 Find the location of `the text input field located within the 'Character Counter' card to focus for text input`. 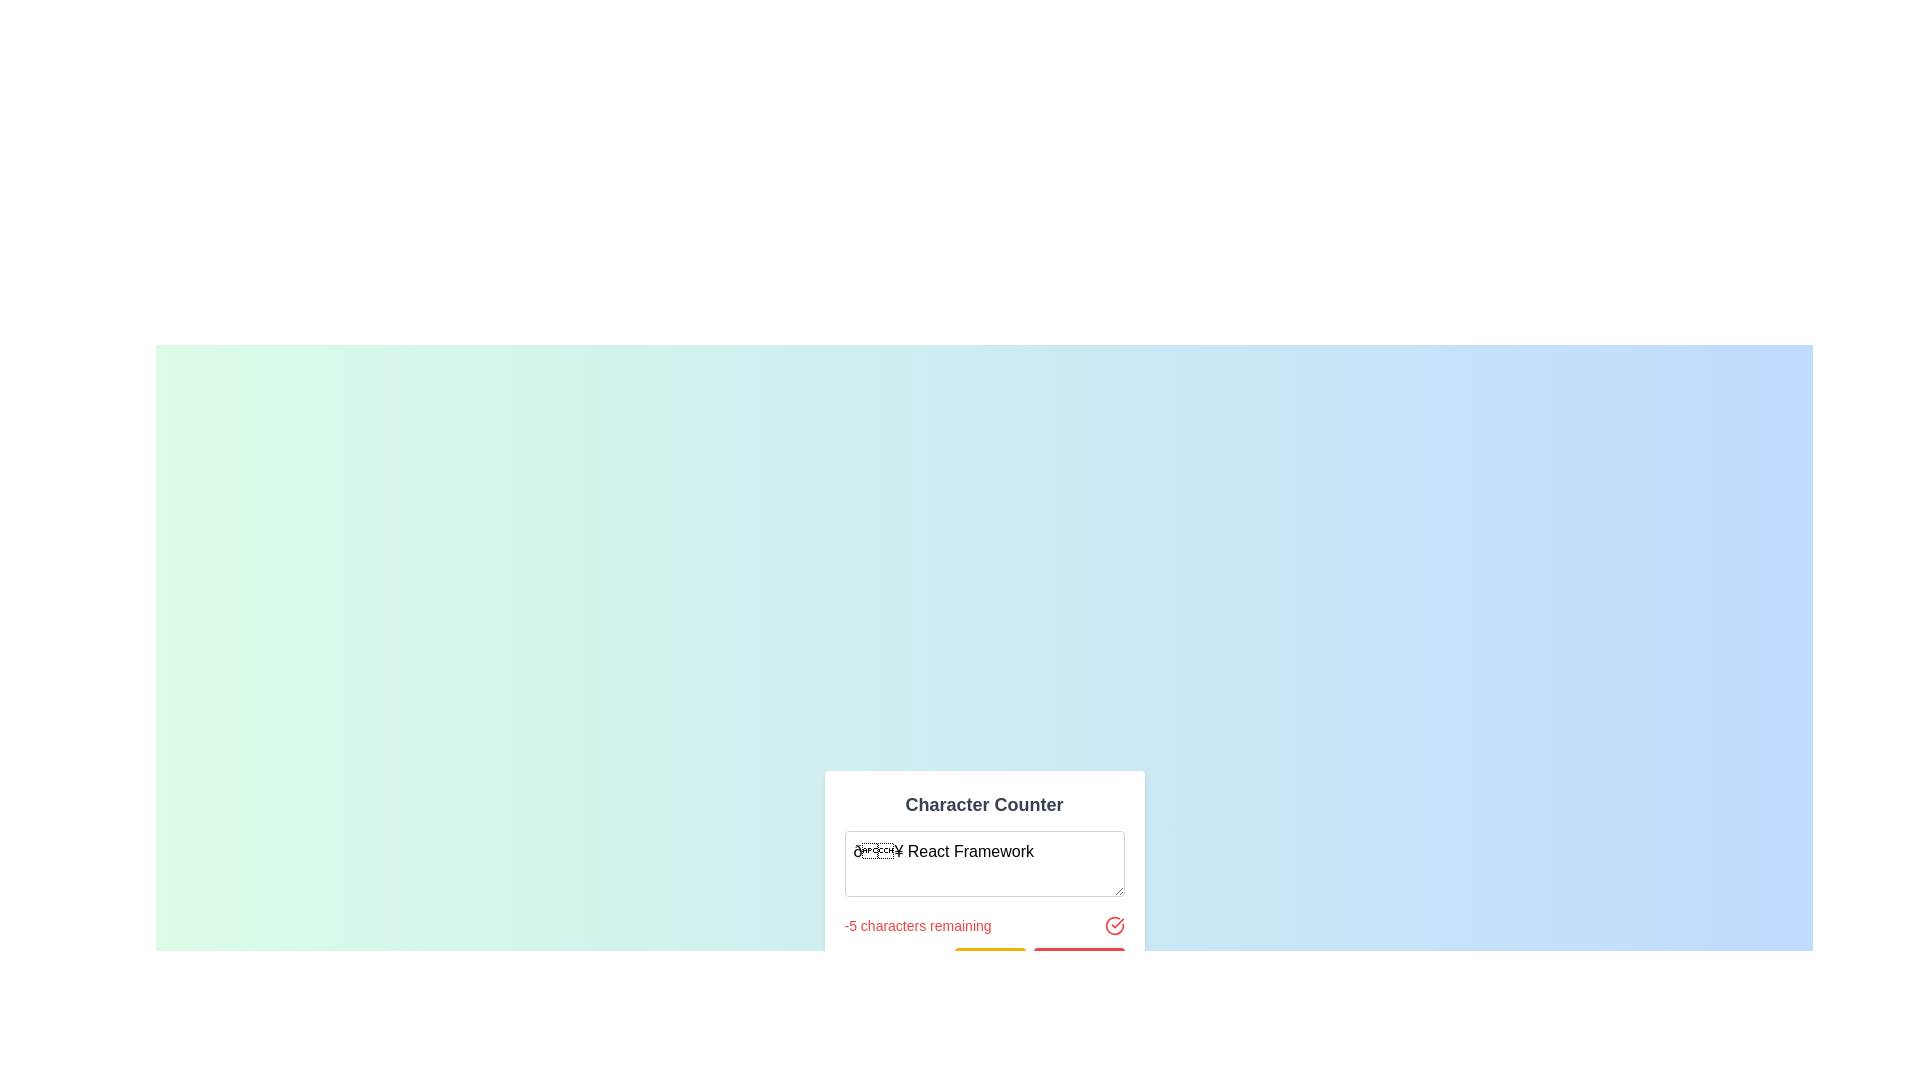

the text input field located within the 'Character Counter' card to focus for text input is located at coordinates (984, 862).